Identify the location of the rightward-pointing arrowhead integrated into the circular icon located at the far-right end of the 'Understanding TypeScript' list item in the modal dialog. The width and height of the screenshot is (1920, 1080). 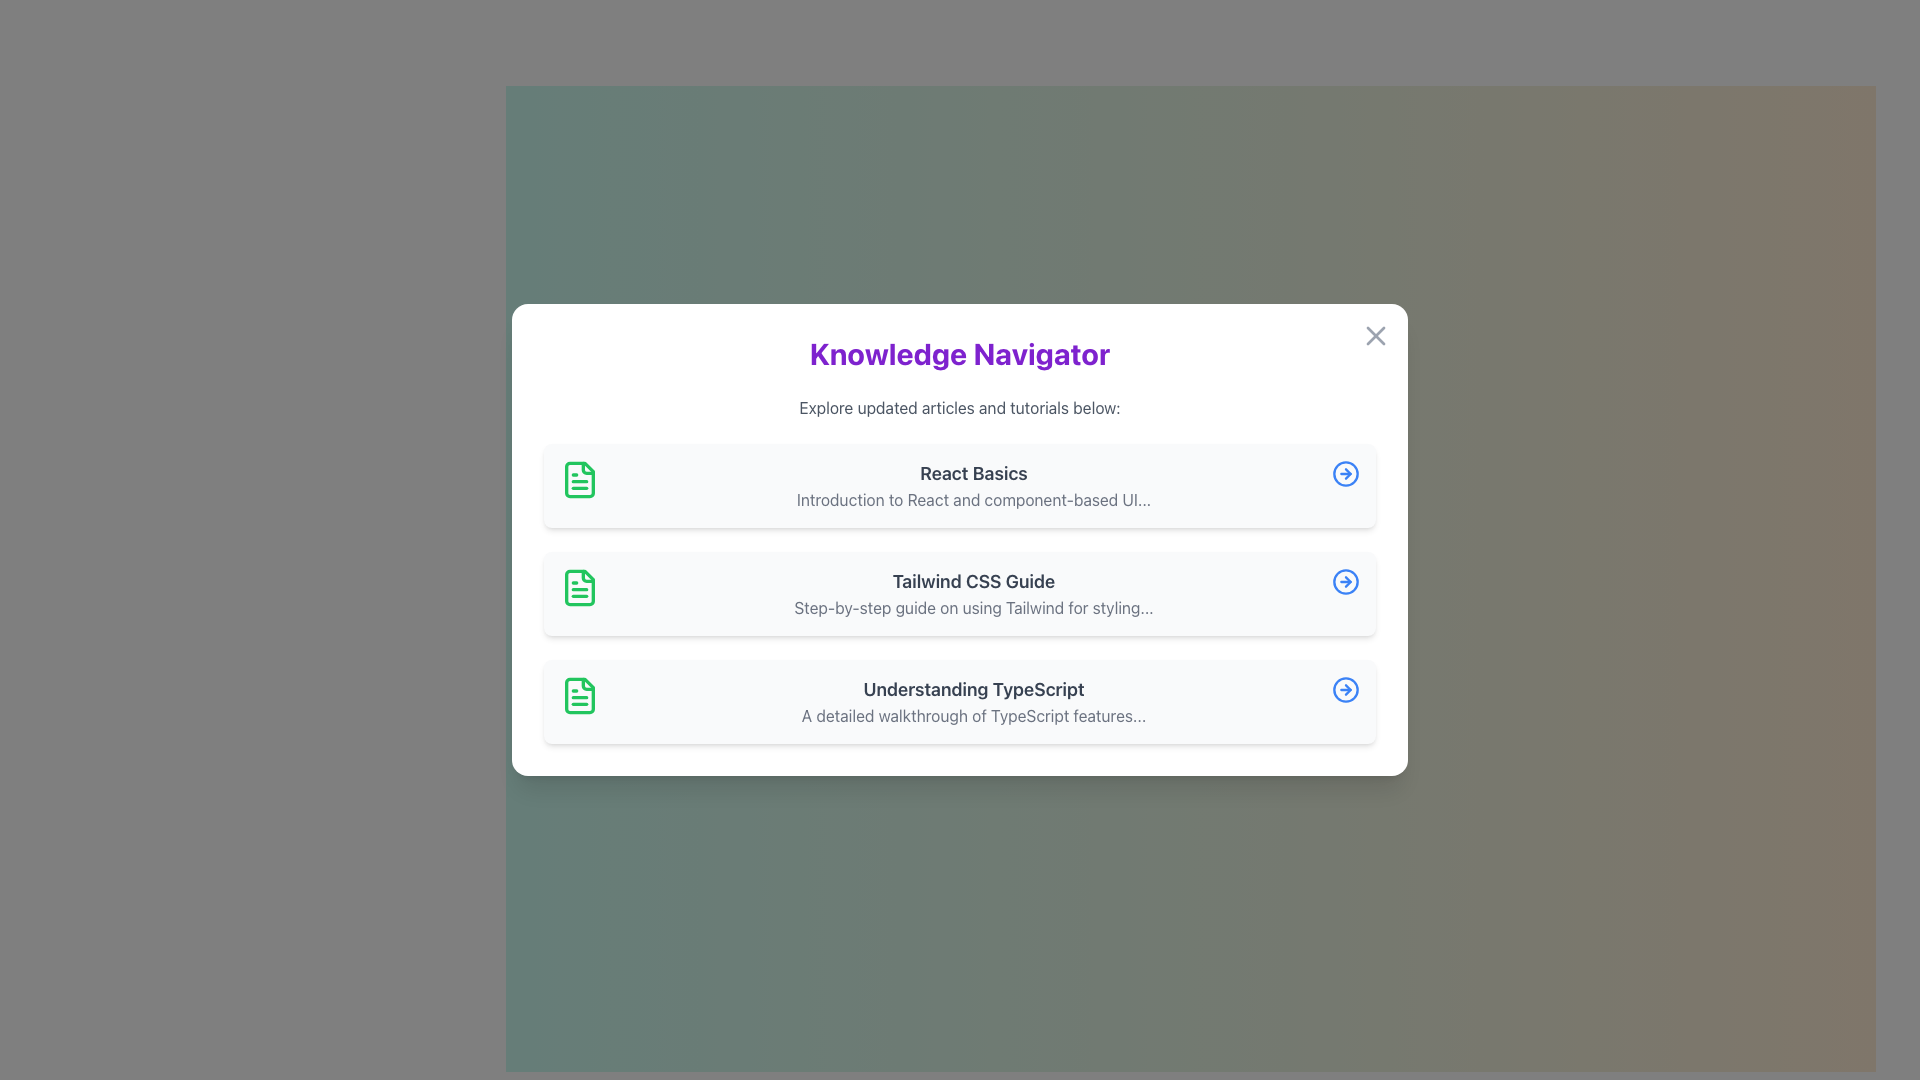
(1348, 689).